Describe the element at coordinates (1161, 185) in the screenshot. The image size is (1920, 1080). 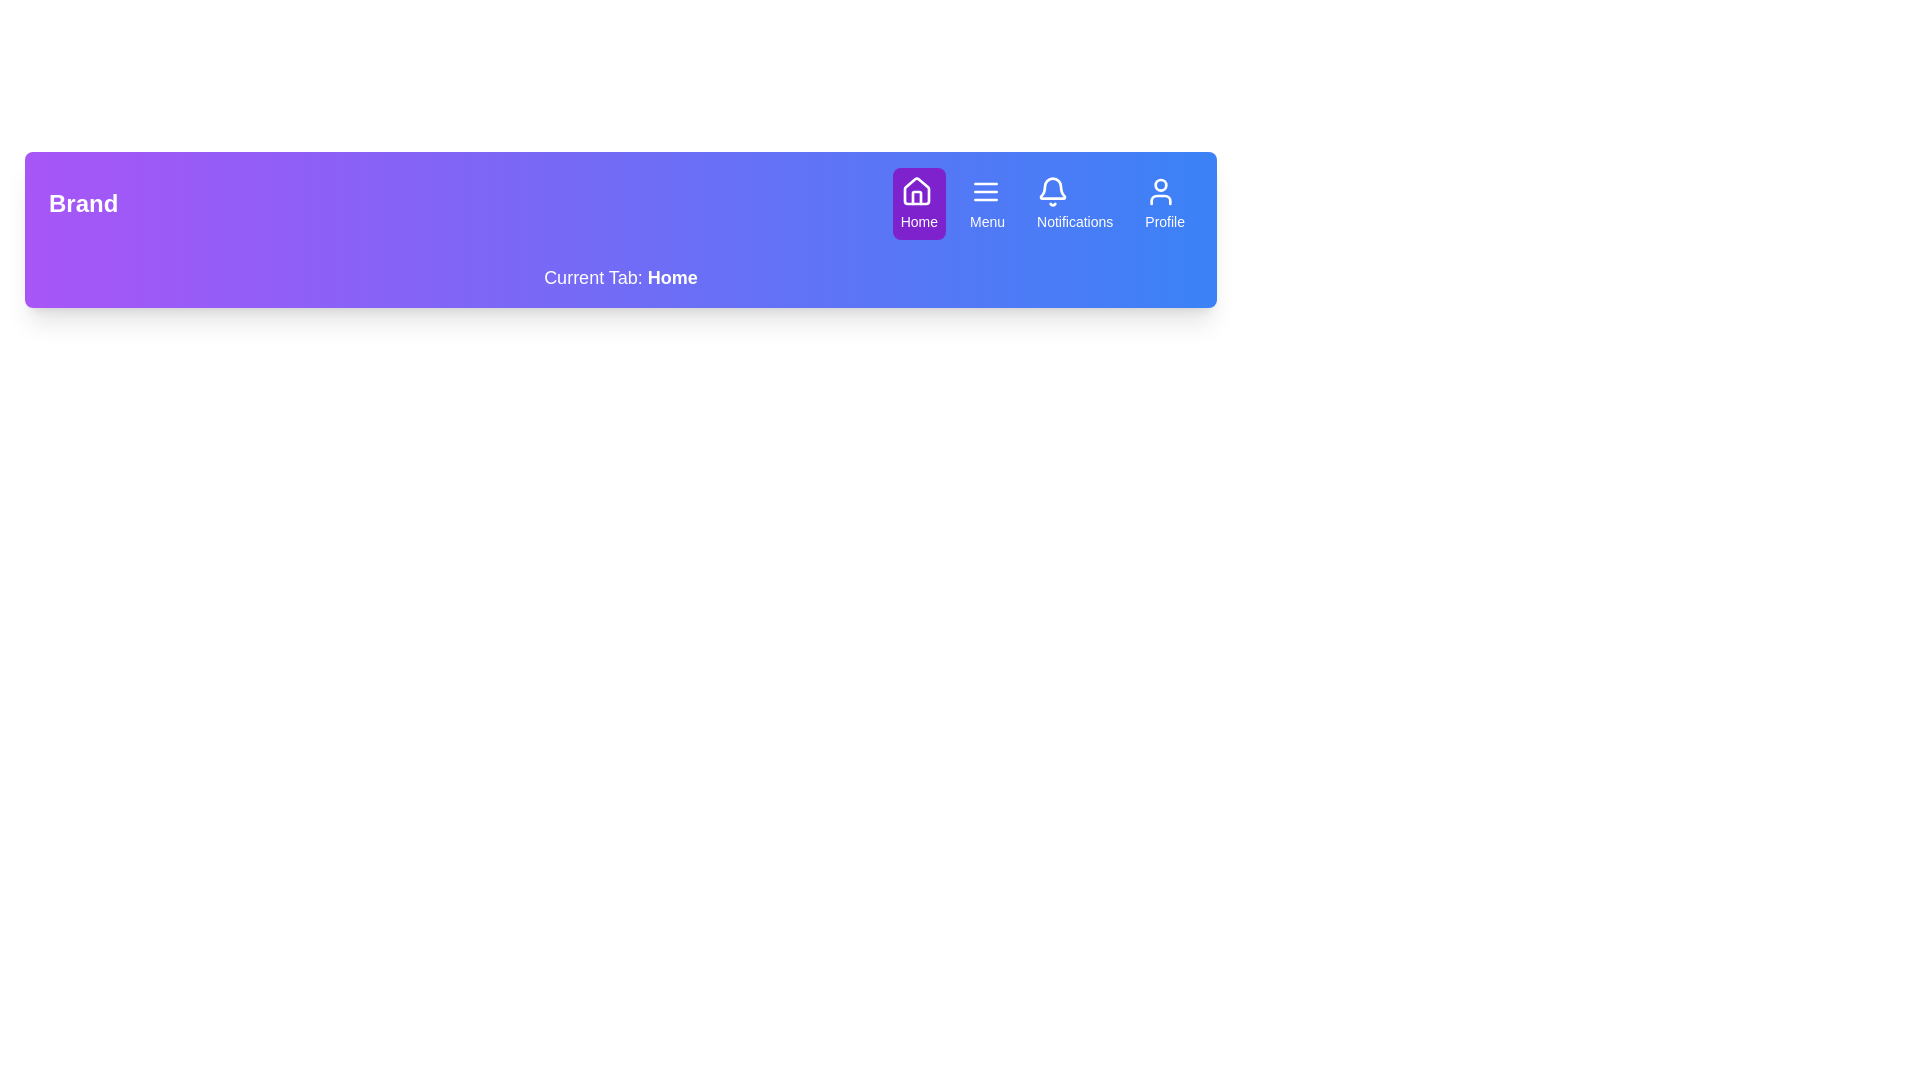
I see `the small circular shape element in the user profile section located at the topmost part of the profile icon, adjacent to the 'Profile' text label` at that location.